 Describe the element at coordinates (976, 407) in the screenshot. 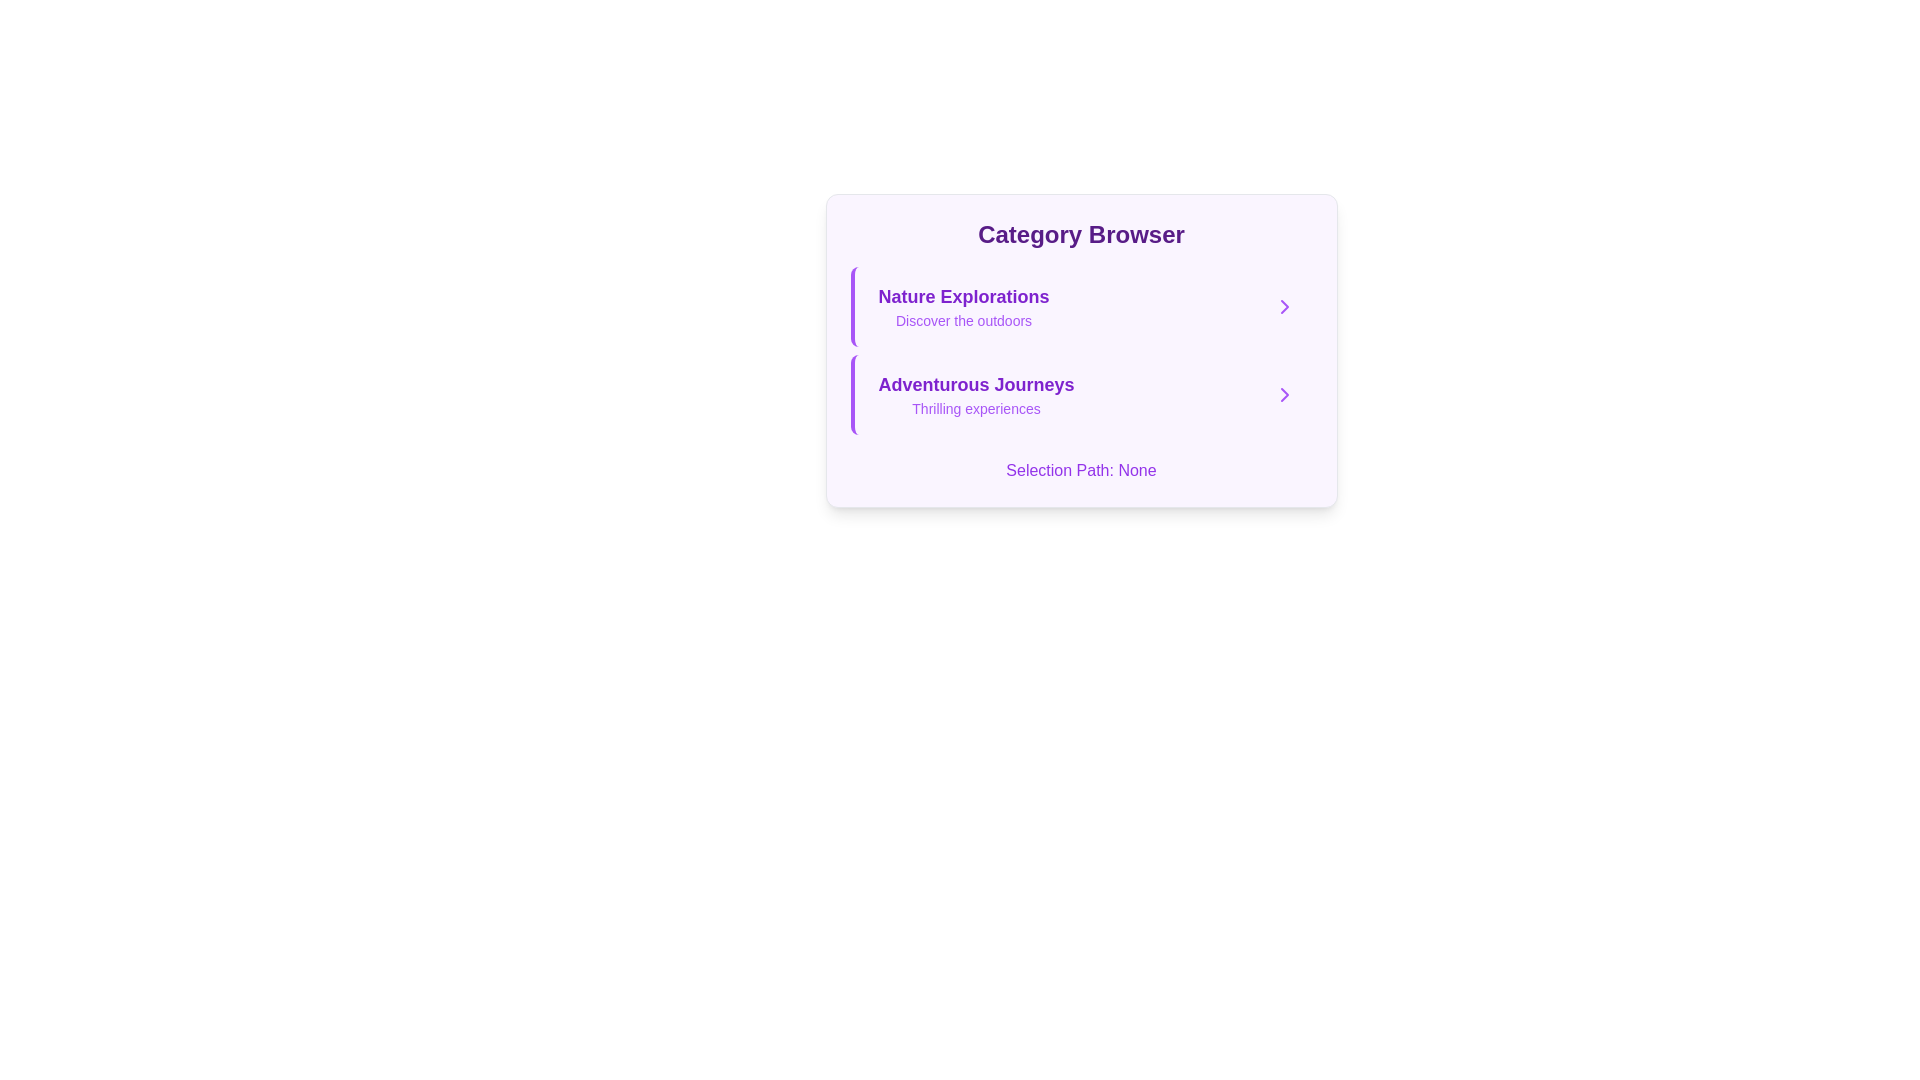

I see `the text label that provides additional details about 'Adventurous Journeys', located directly below the main category title within the 'Category Browser' card` at that location.